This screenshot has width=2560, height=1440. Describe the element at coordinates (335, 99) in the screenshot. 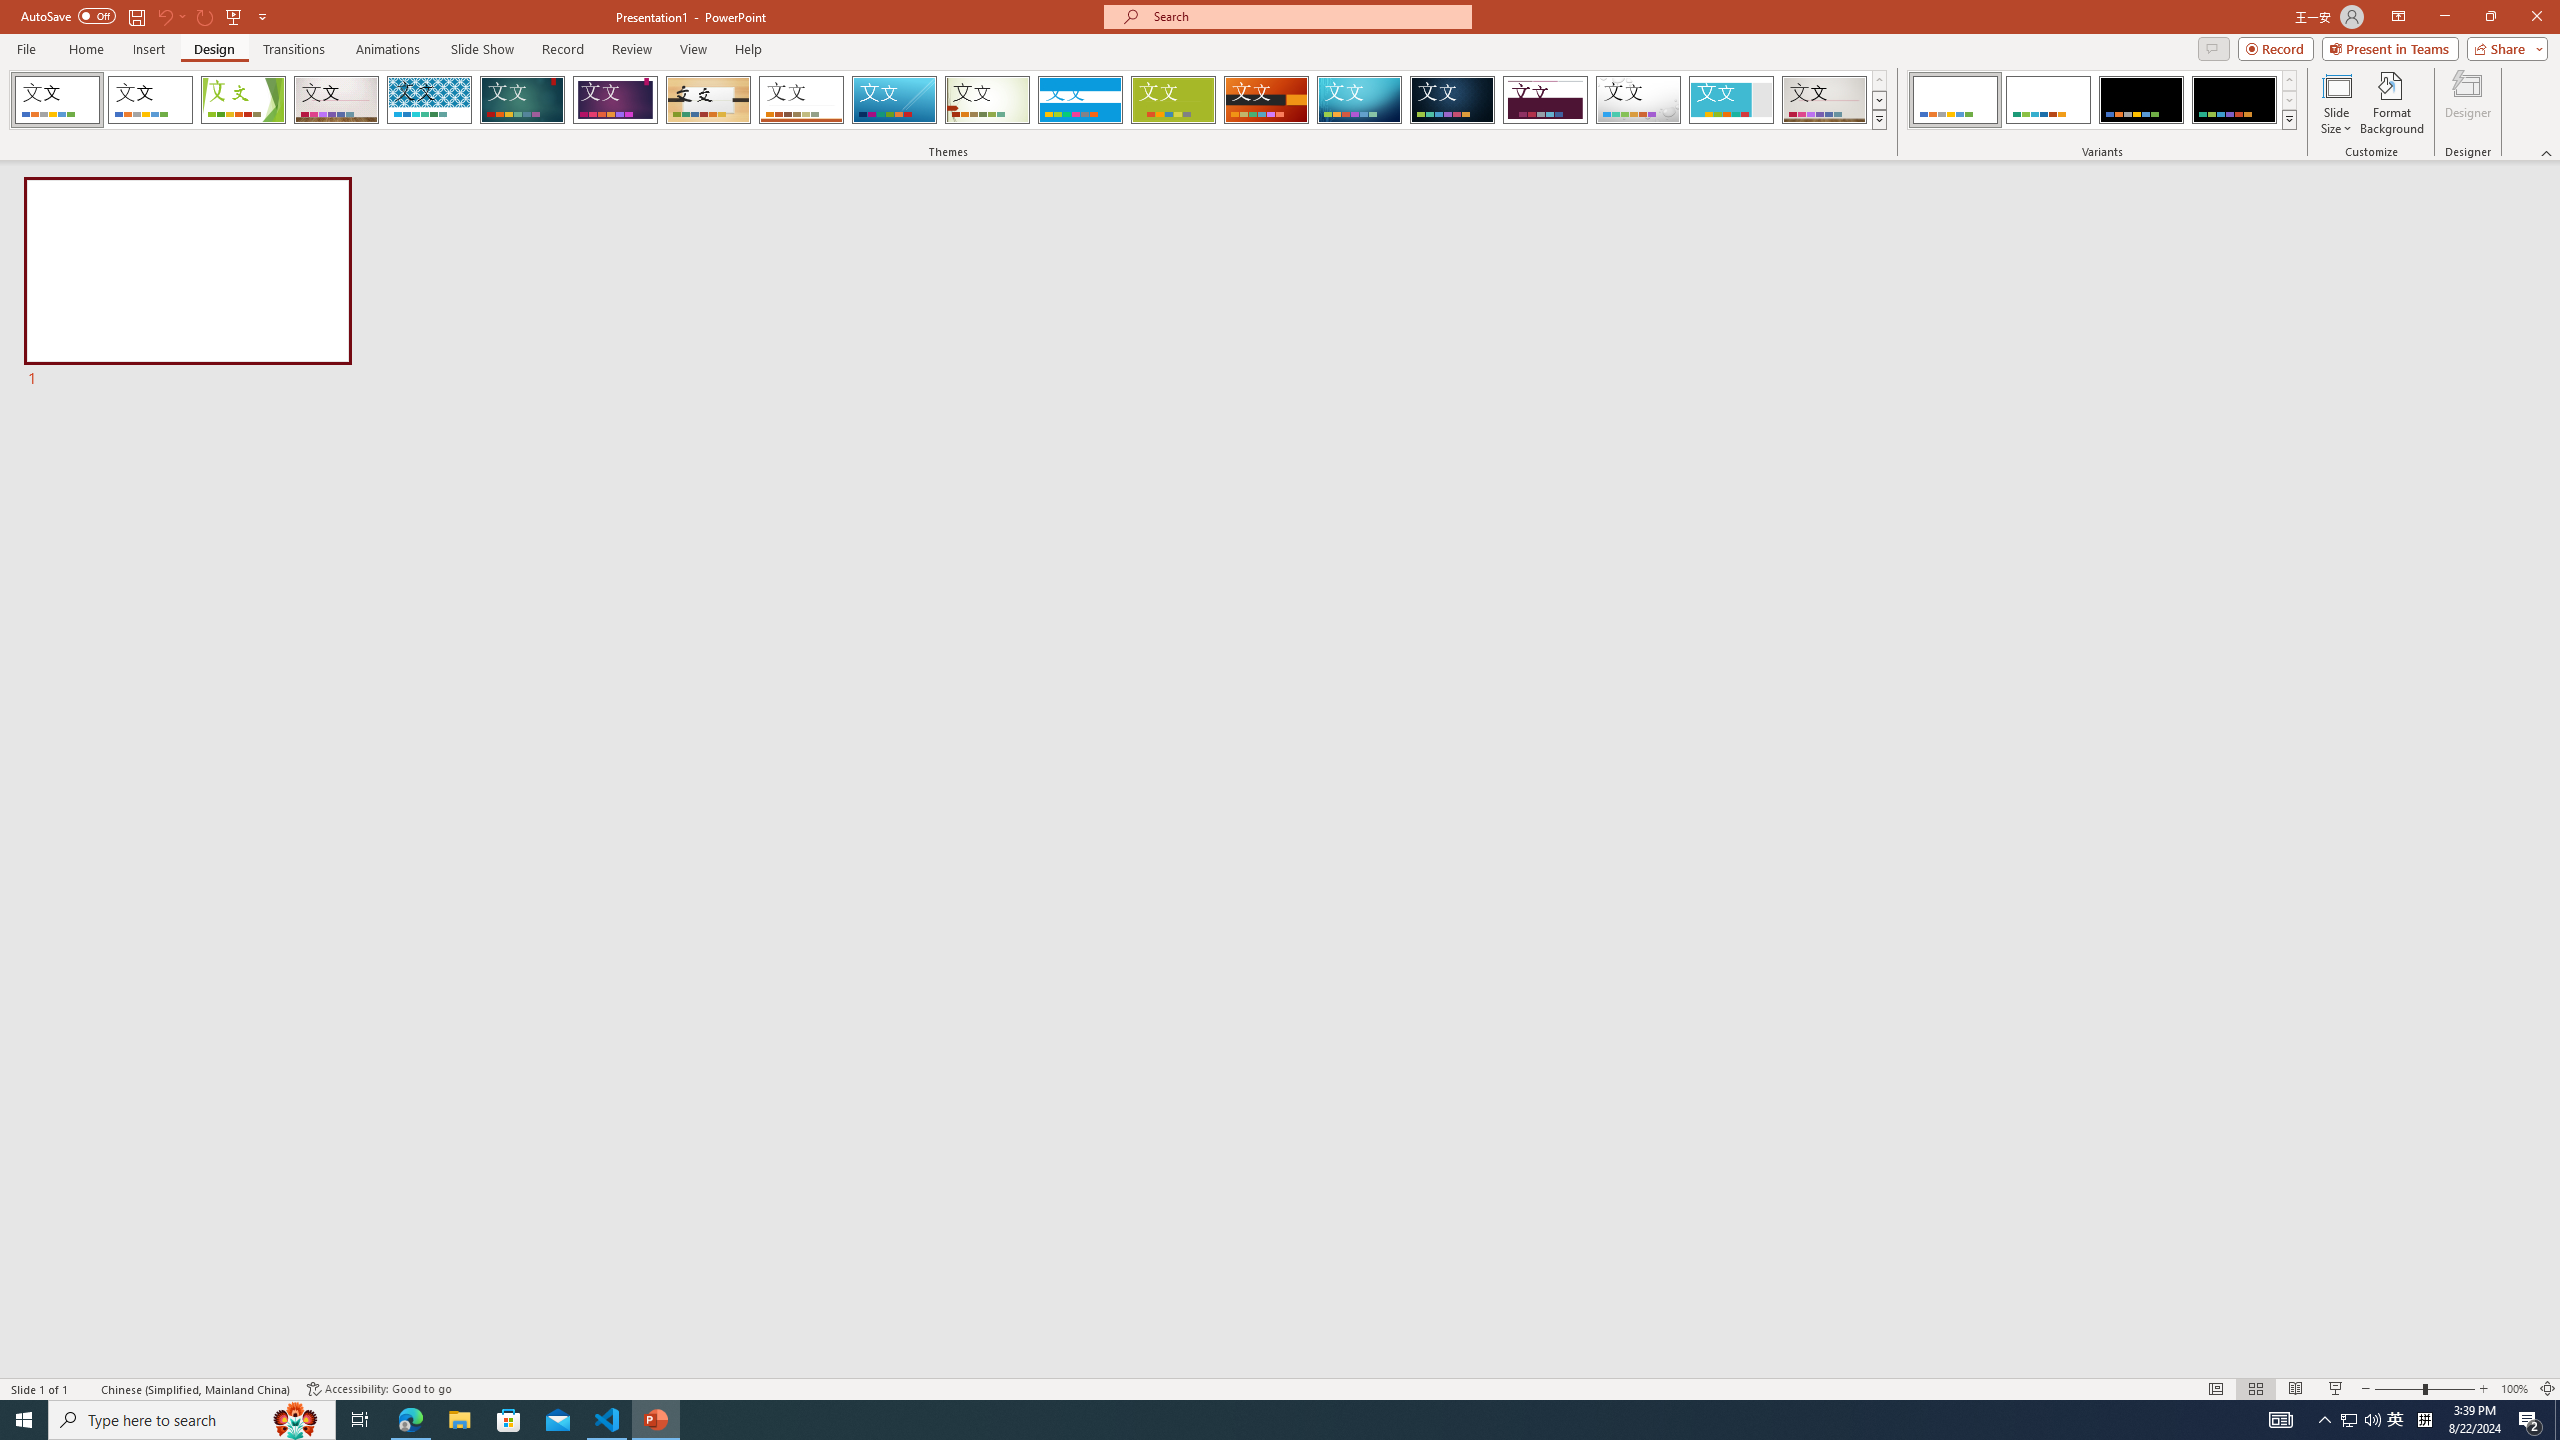

I see `'Gallery'` at that location.